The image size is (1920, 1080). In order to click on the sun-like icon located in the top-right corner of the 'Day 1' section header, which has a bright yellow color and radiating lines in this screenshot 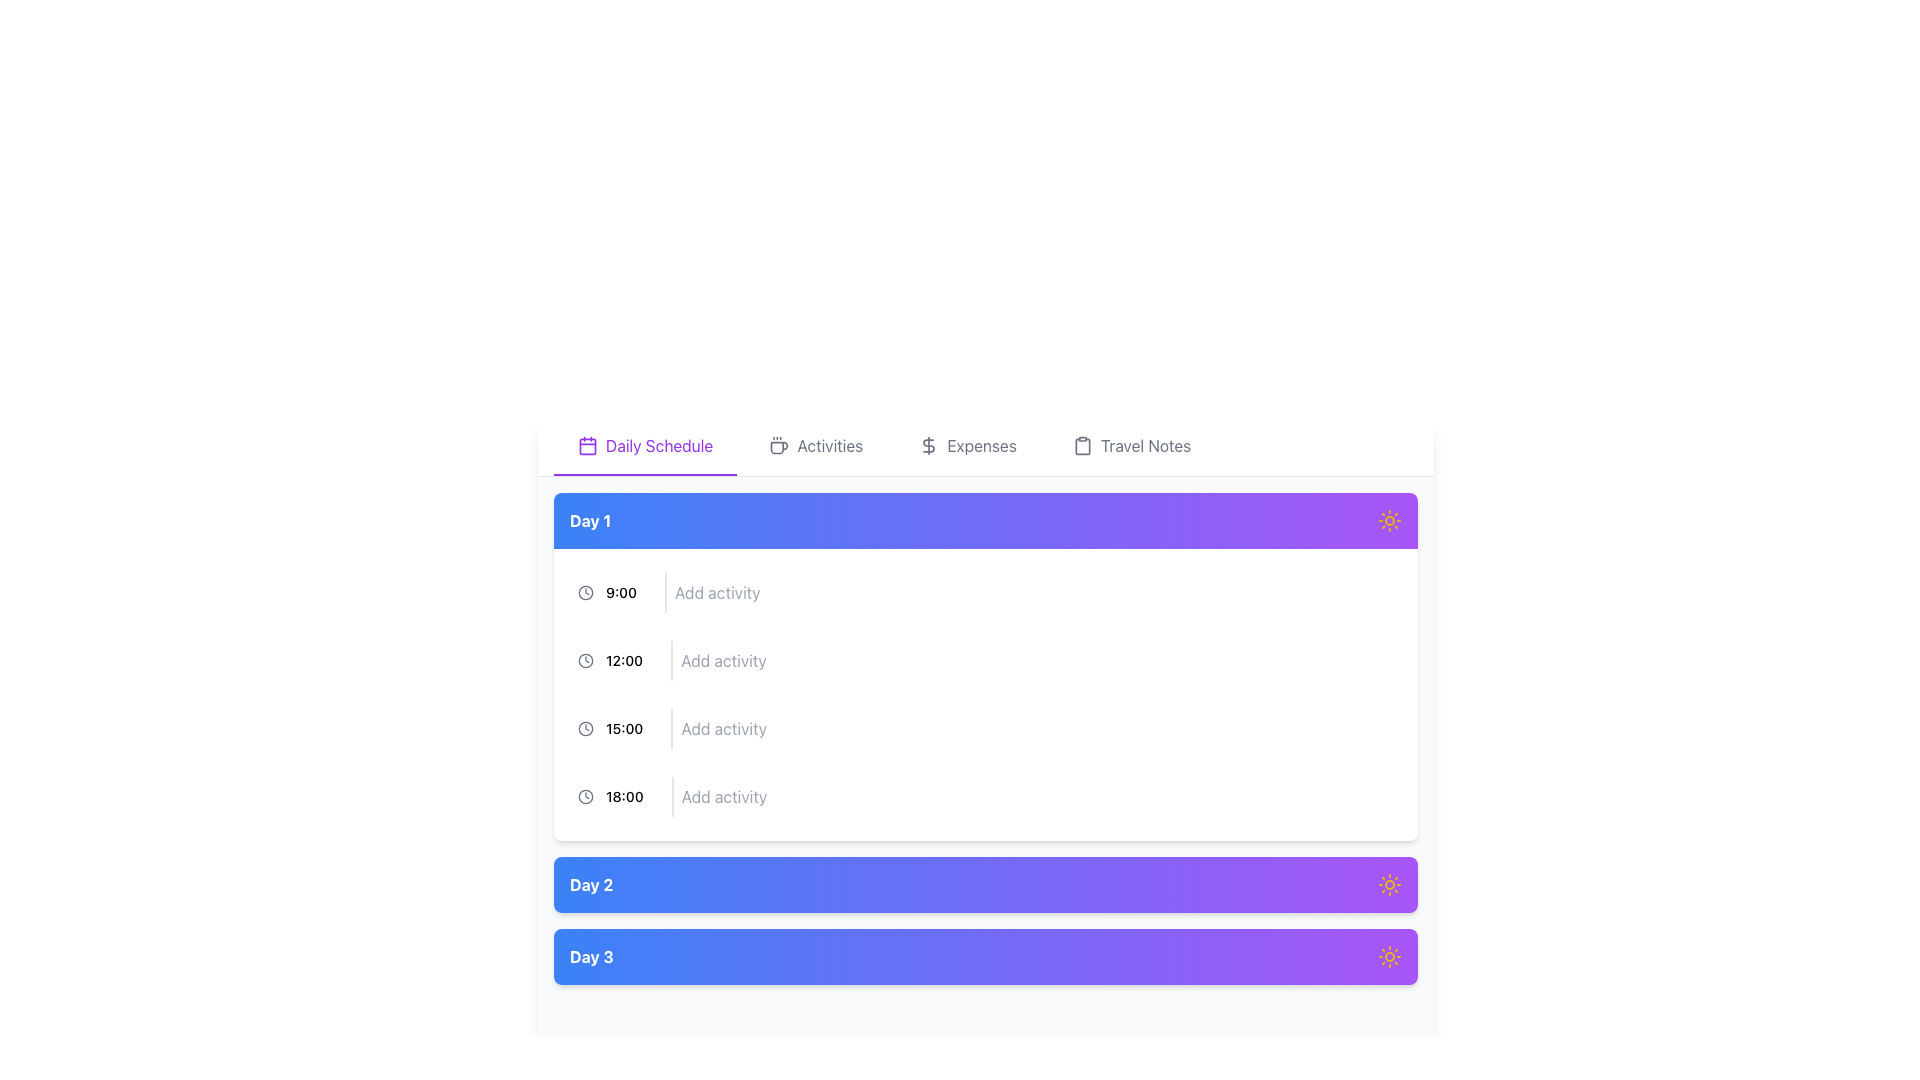, I will do `click(1389, 519)`.